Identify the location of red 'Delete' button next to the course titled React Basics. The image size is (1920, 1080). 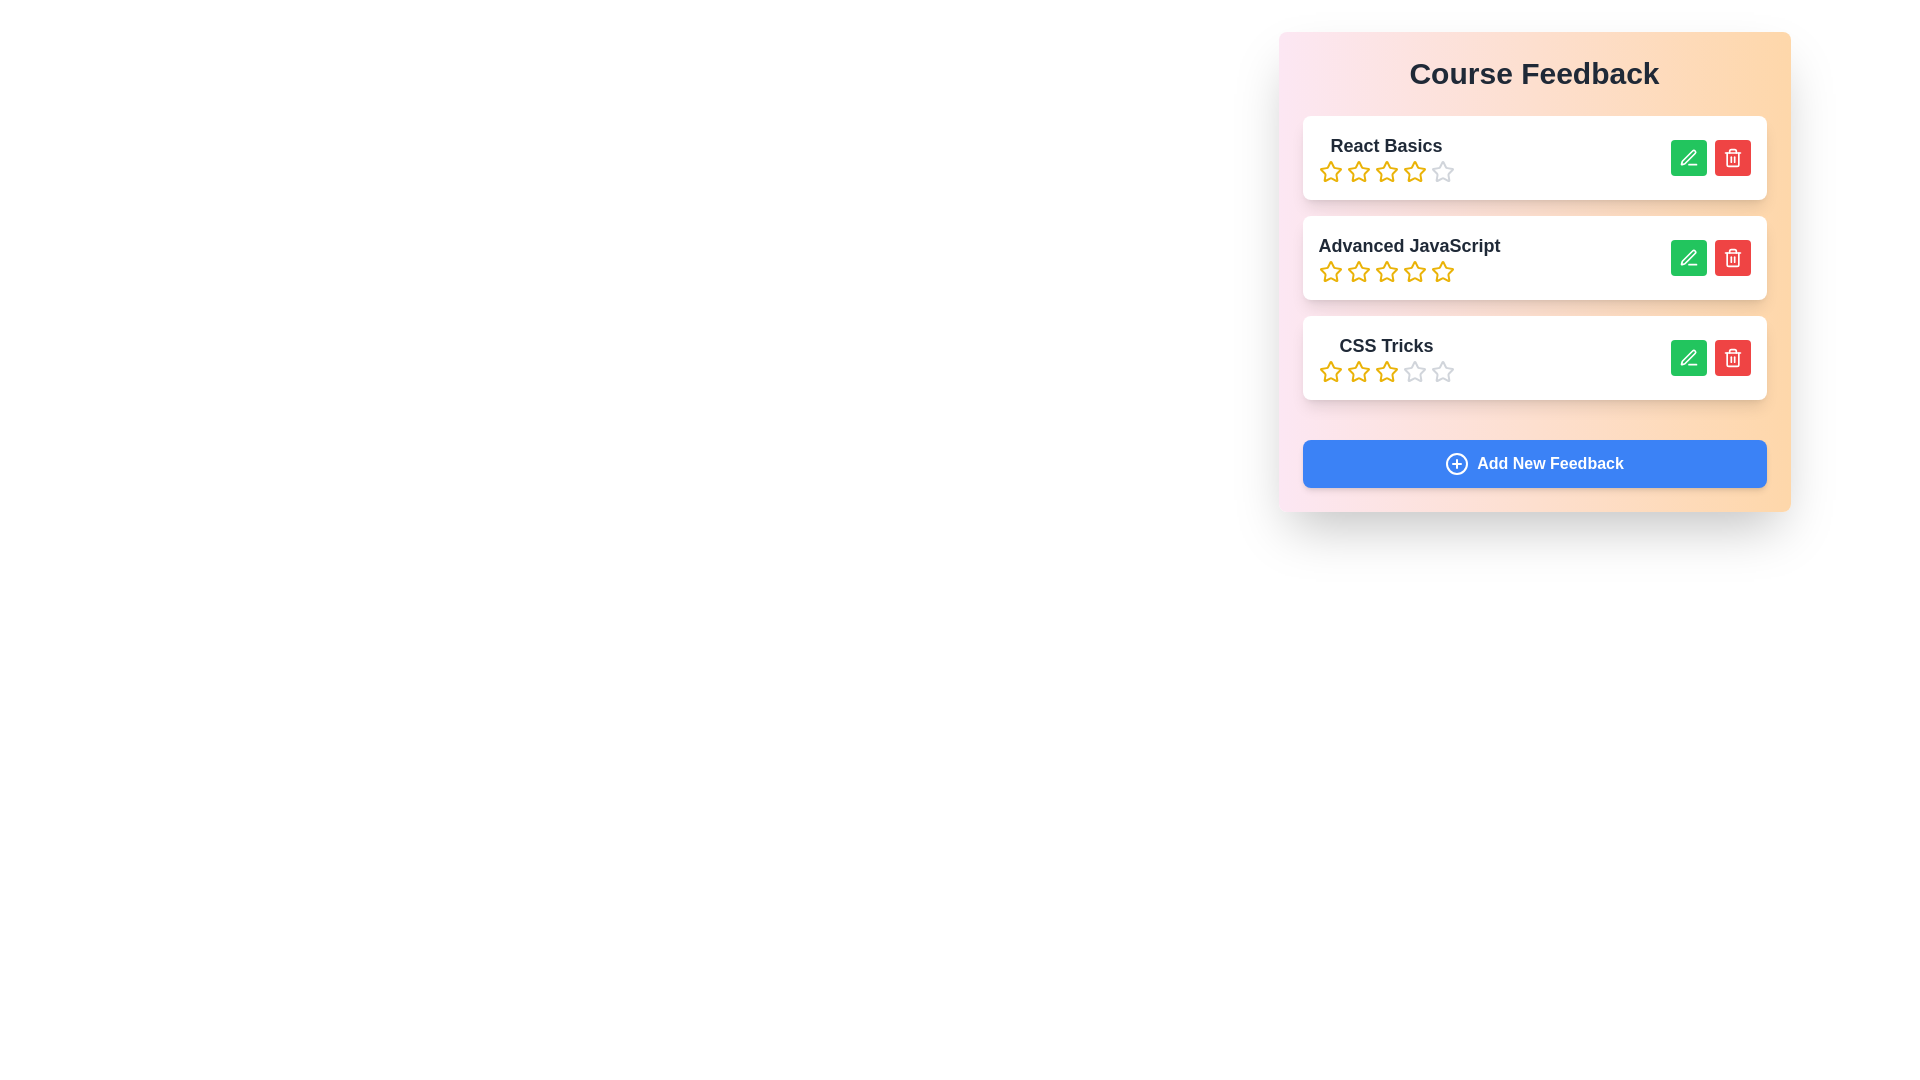
(1731, 157).